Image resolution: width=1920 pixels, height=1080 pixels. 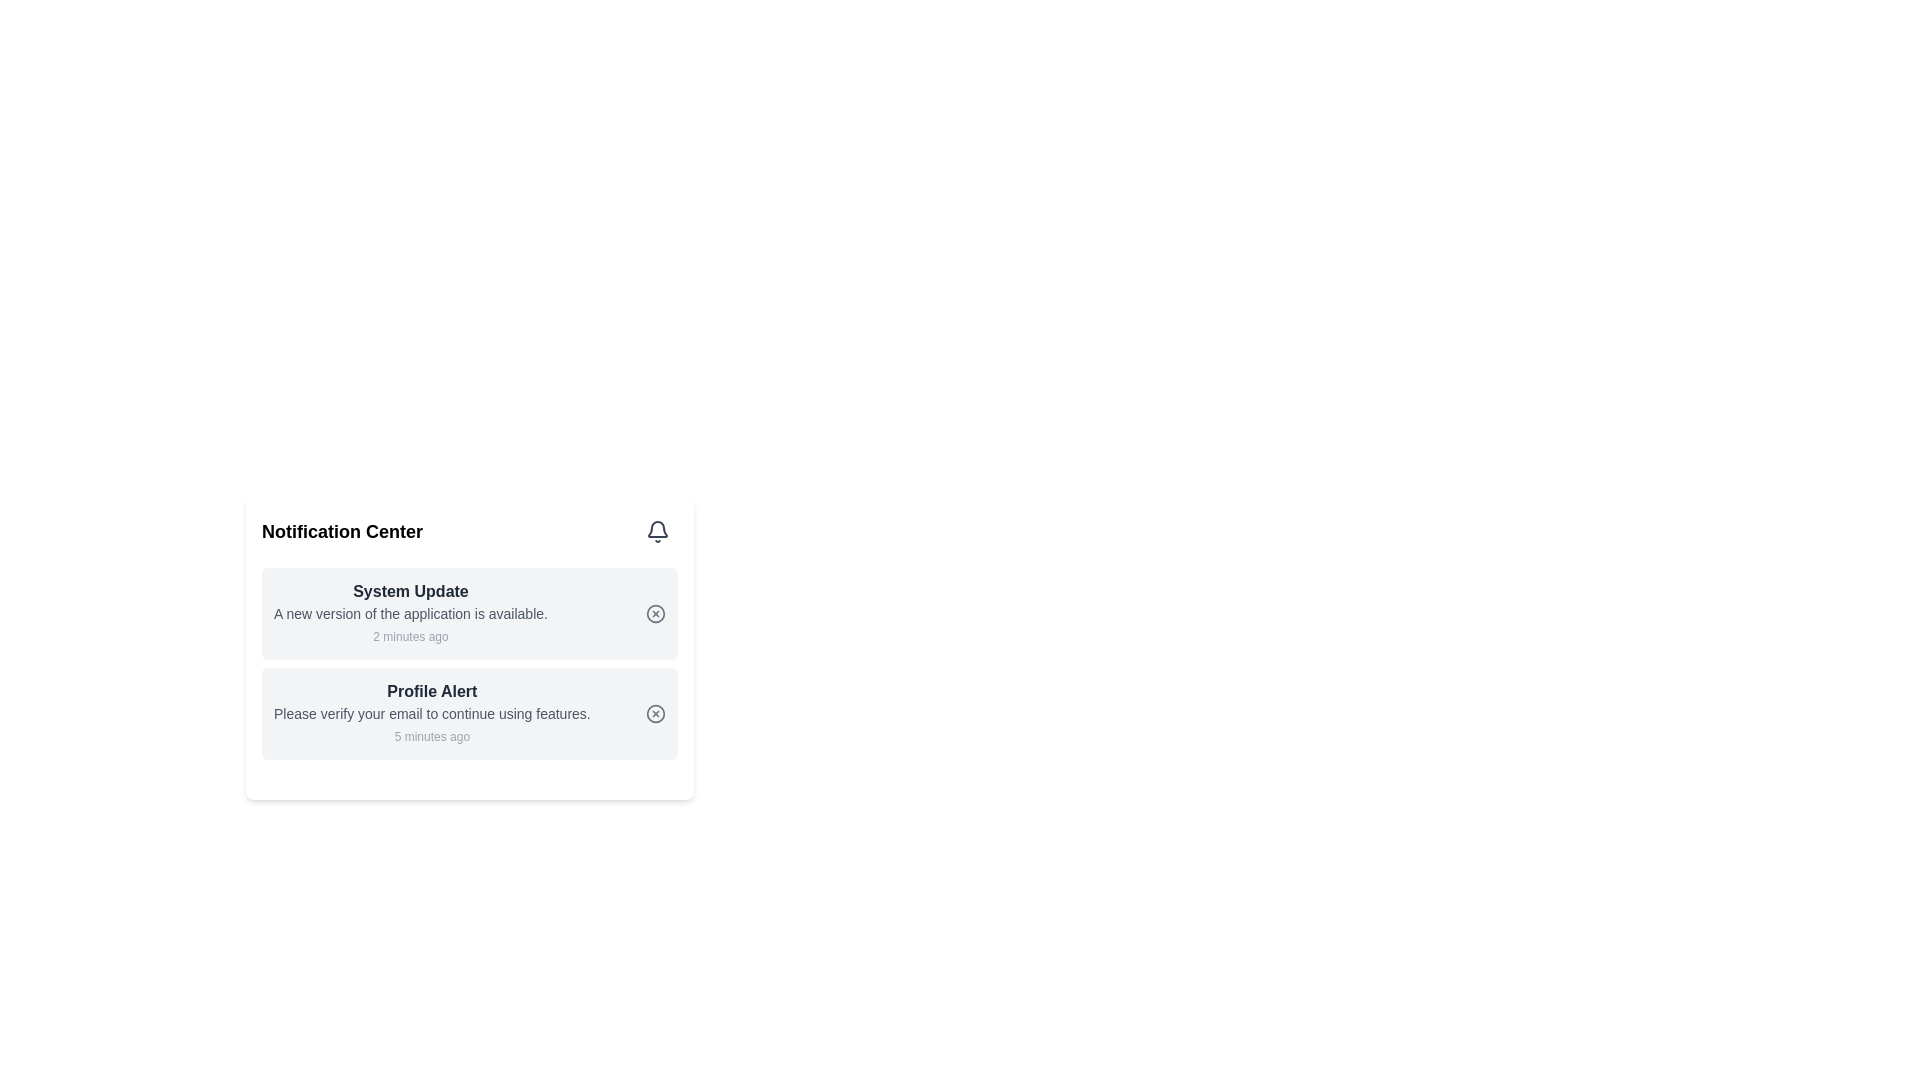 I want to click on the text label displaying '5 minutes ago' in light gray font, which is located beneath the 'Profile Alert' notification, so click(x=431, y=736).